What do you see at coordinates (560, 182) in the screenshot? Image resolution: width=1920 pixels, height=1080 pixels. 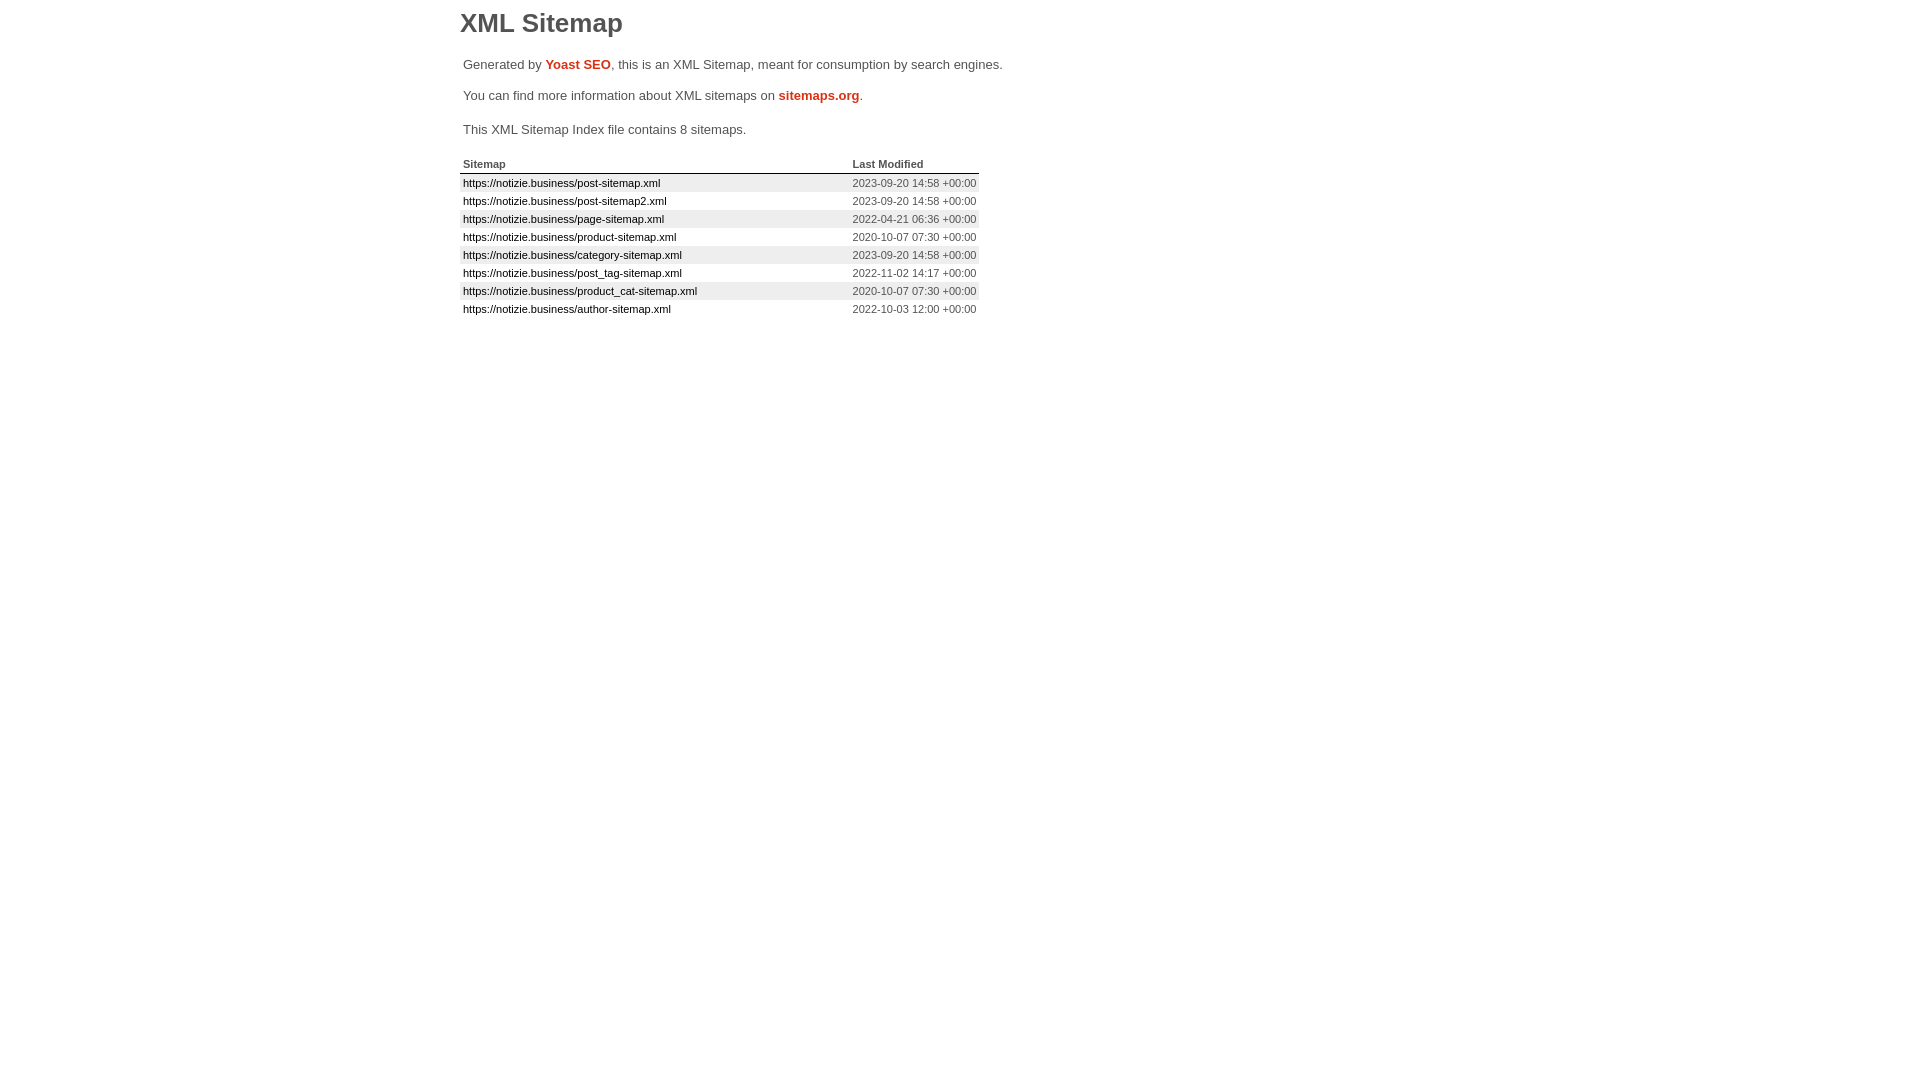 I see `'https://notizie.business/post-sitemap.xml'` at bounding box center [560, 182].